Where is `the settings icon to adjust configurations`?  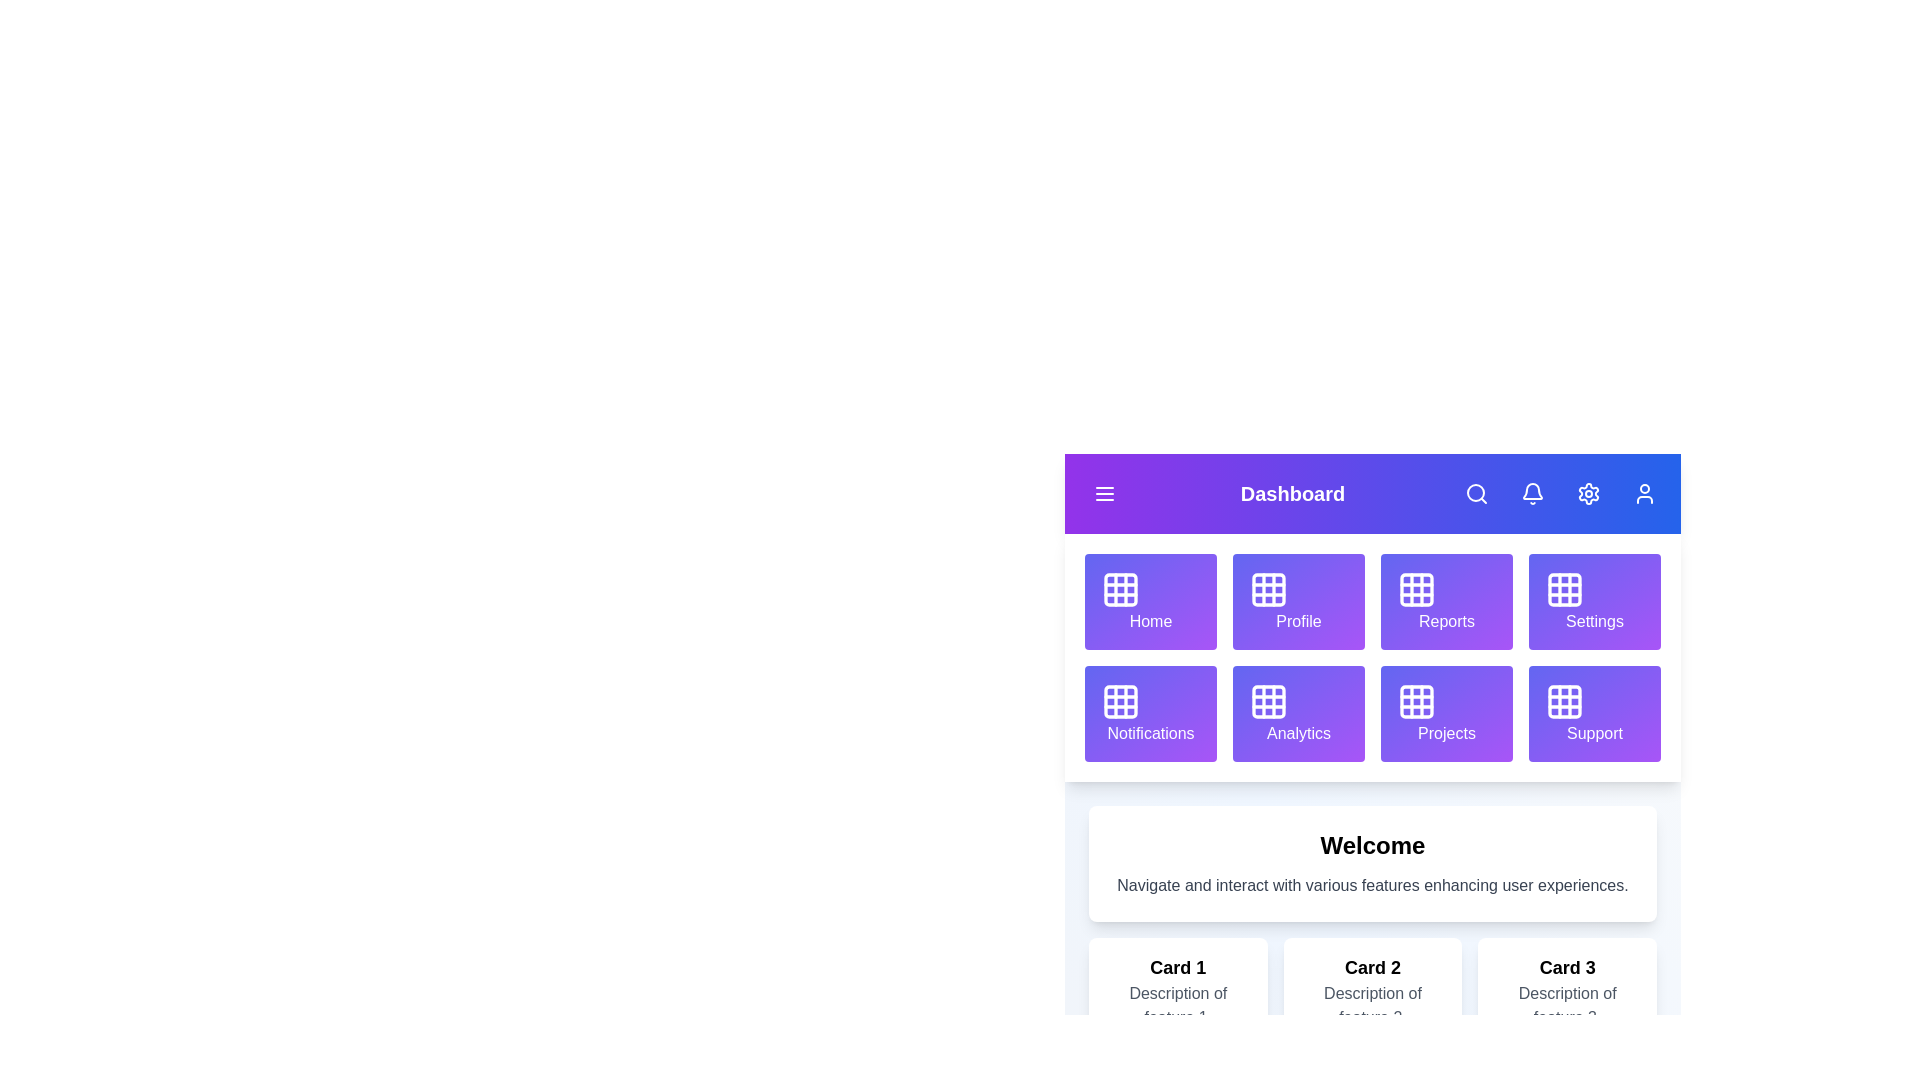 the settings icon to adjust configurations is located at coordinates (1587, 493).